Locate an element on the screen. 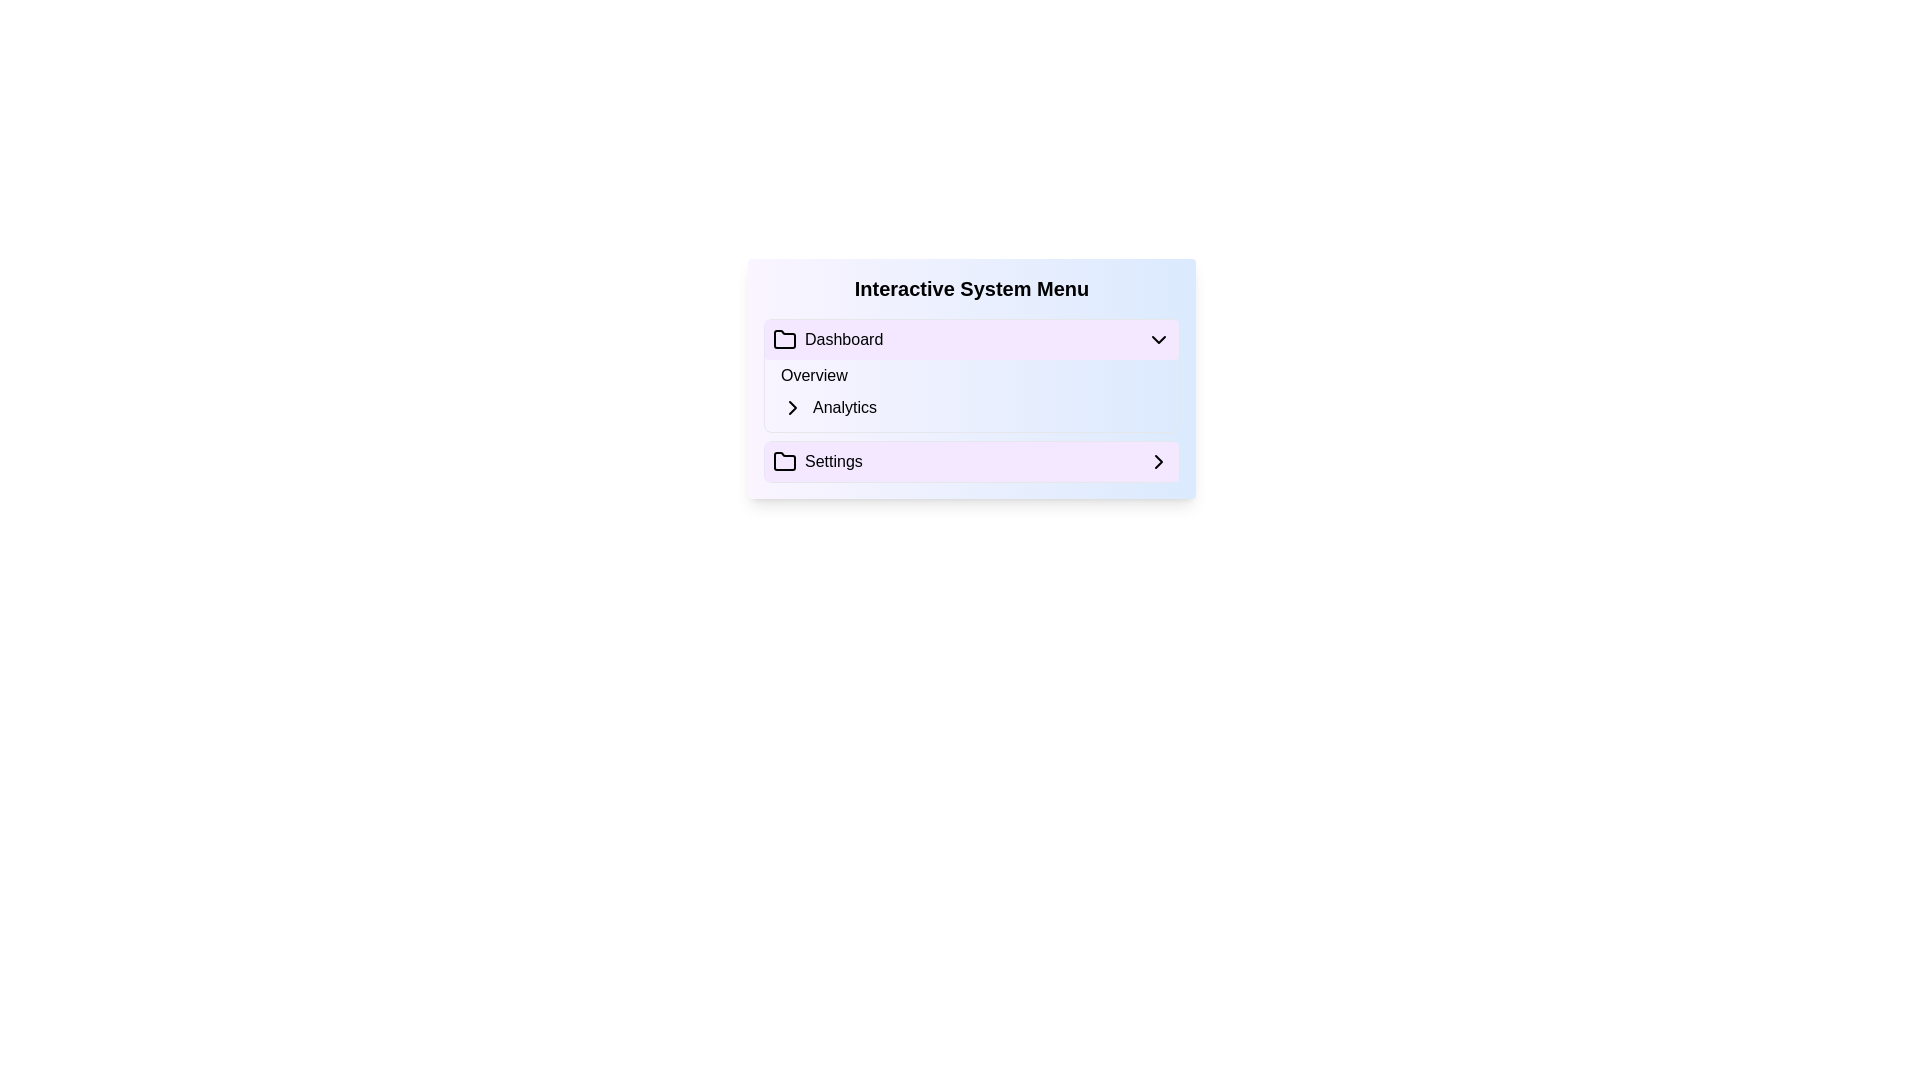 This screenshot has height=1080, width=1920. the 'Settings' text label, which is displayed in bold within a light purple themed menu section, located at the bottom of the main menu panel next to a folder icon is located at coordinates (833, 462).